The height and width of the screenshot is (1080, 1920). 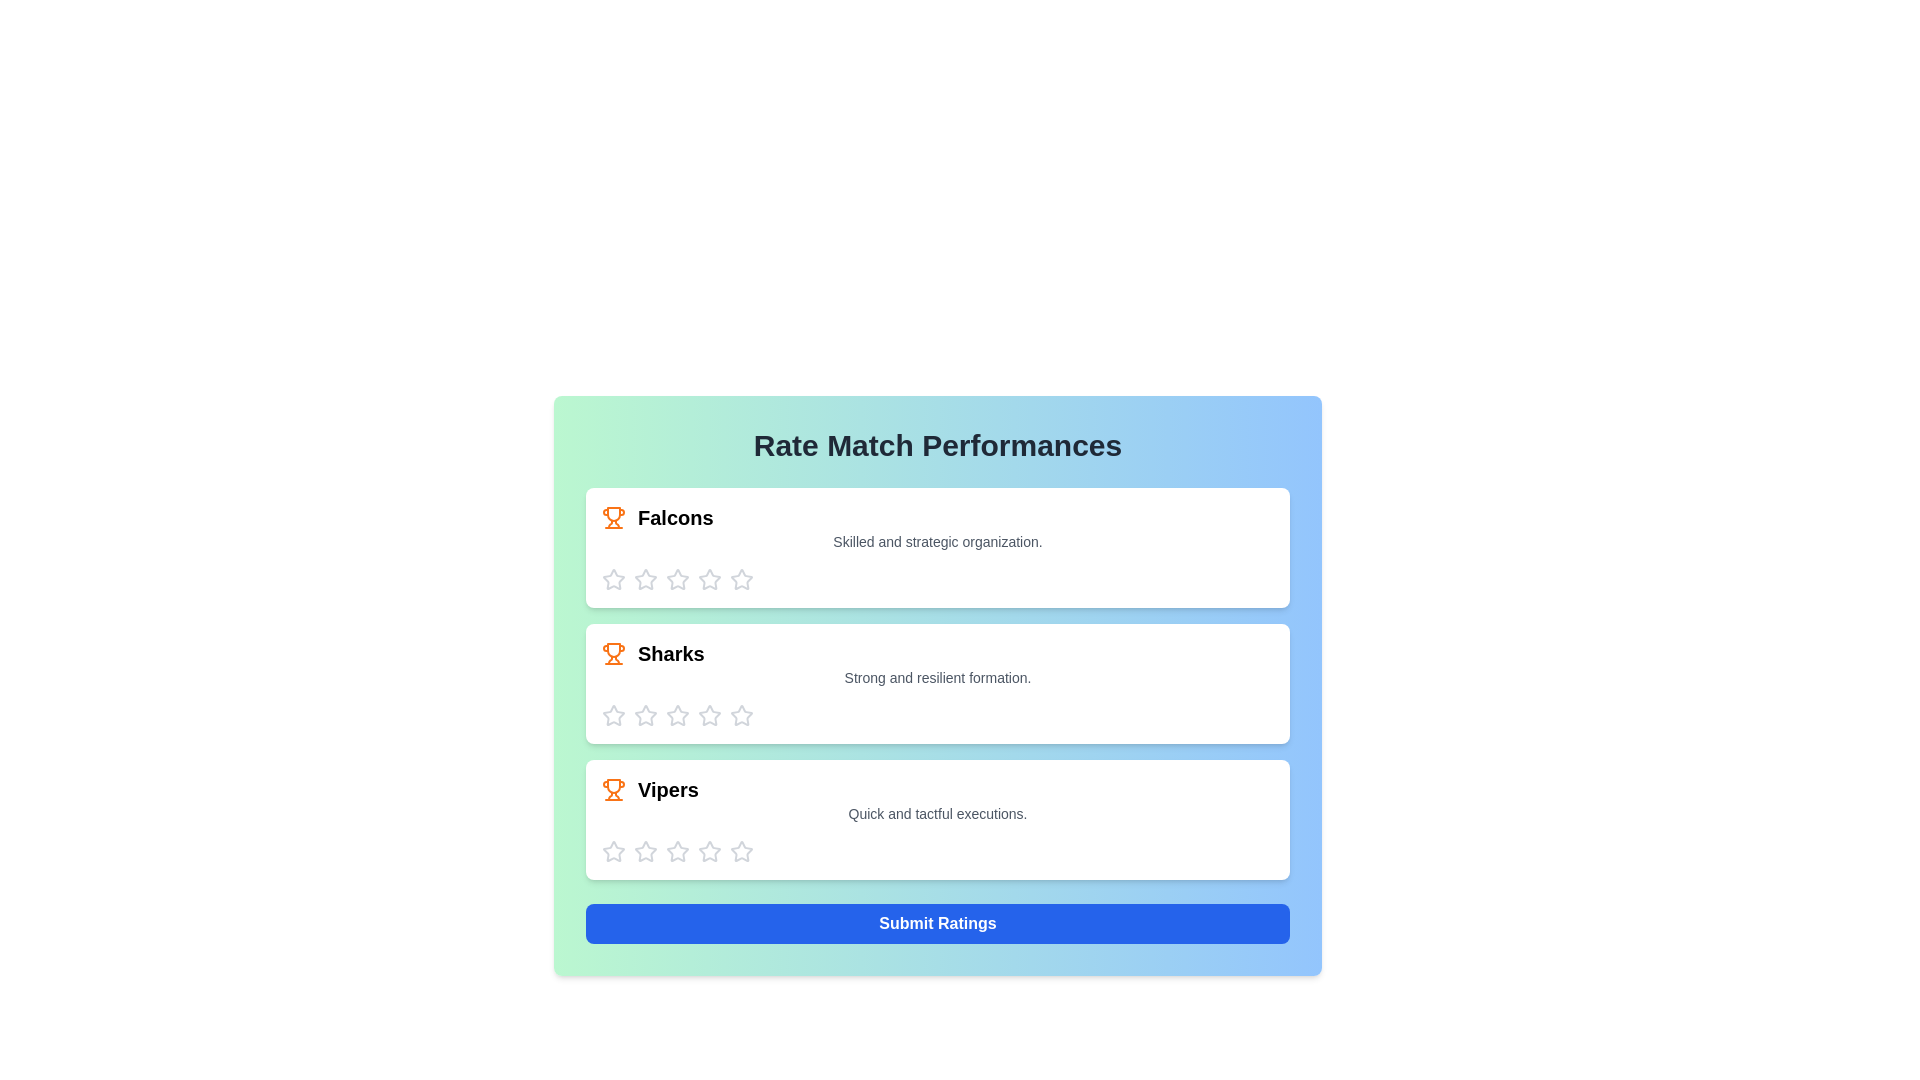 I want to click on the Sharks team's 4 star to set the rating, so click(x=710, y=715).